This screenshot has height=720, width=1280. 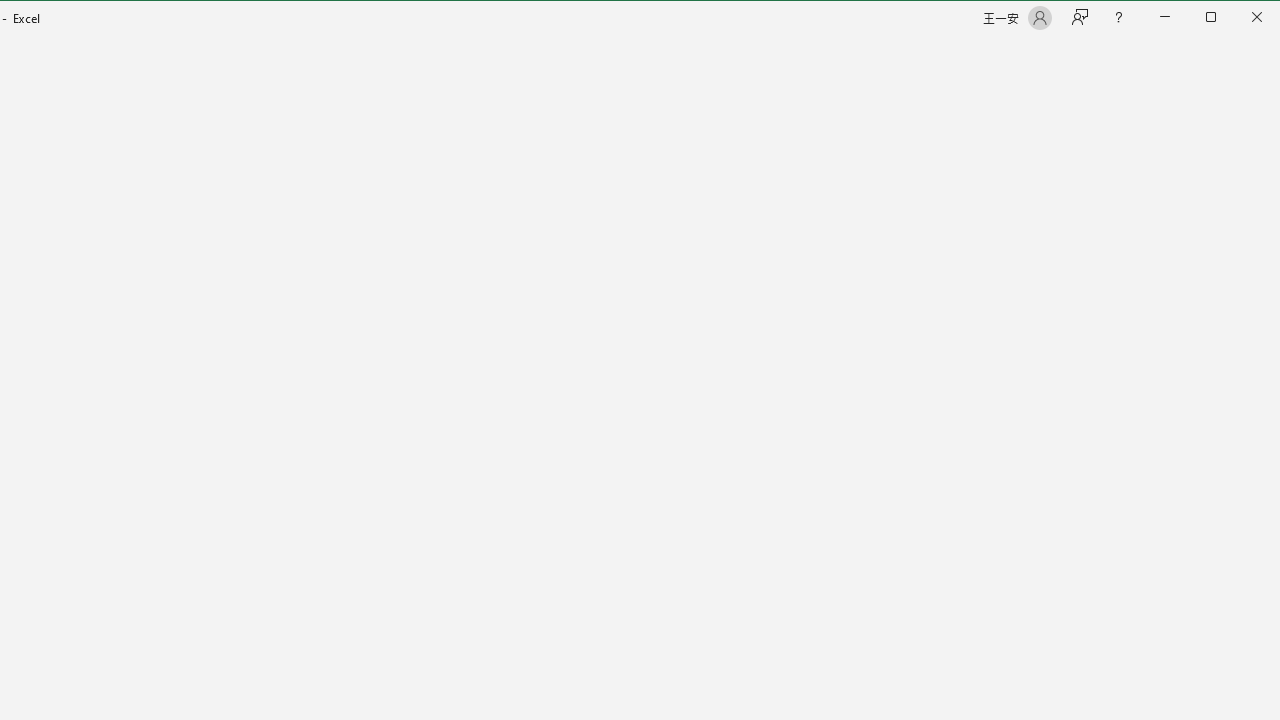 What do you see at coordinates (1216, 19) in the screenshot?
I see `'Minimize'` at bounding box center [1216, 19].